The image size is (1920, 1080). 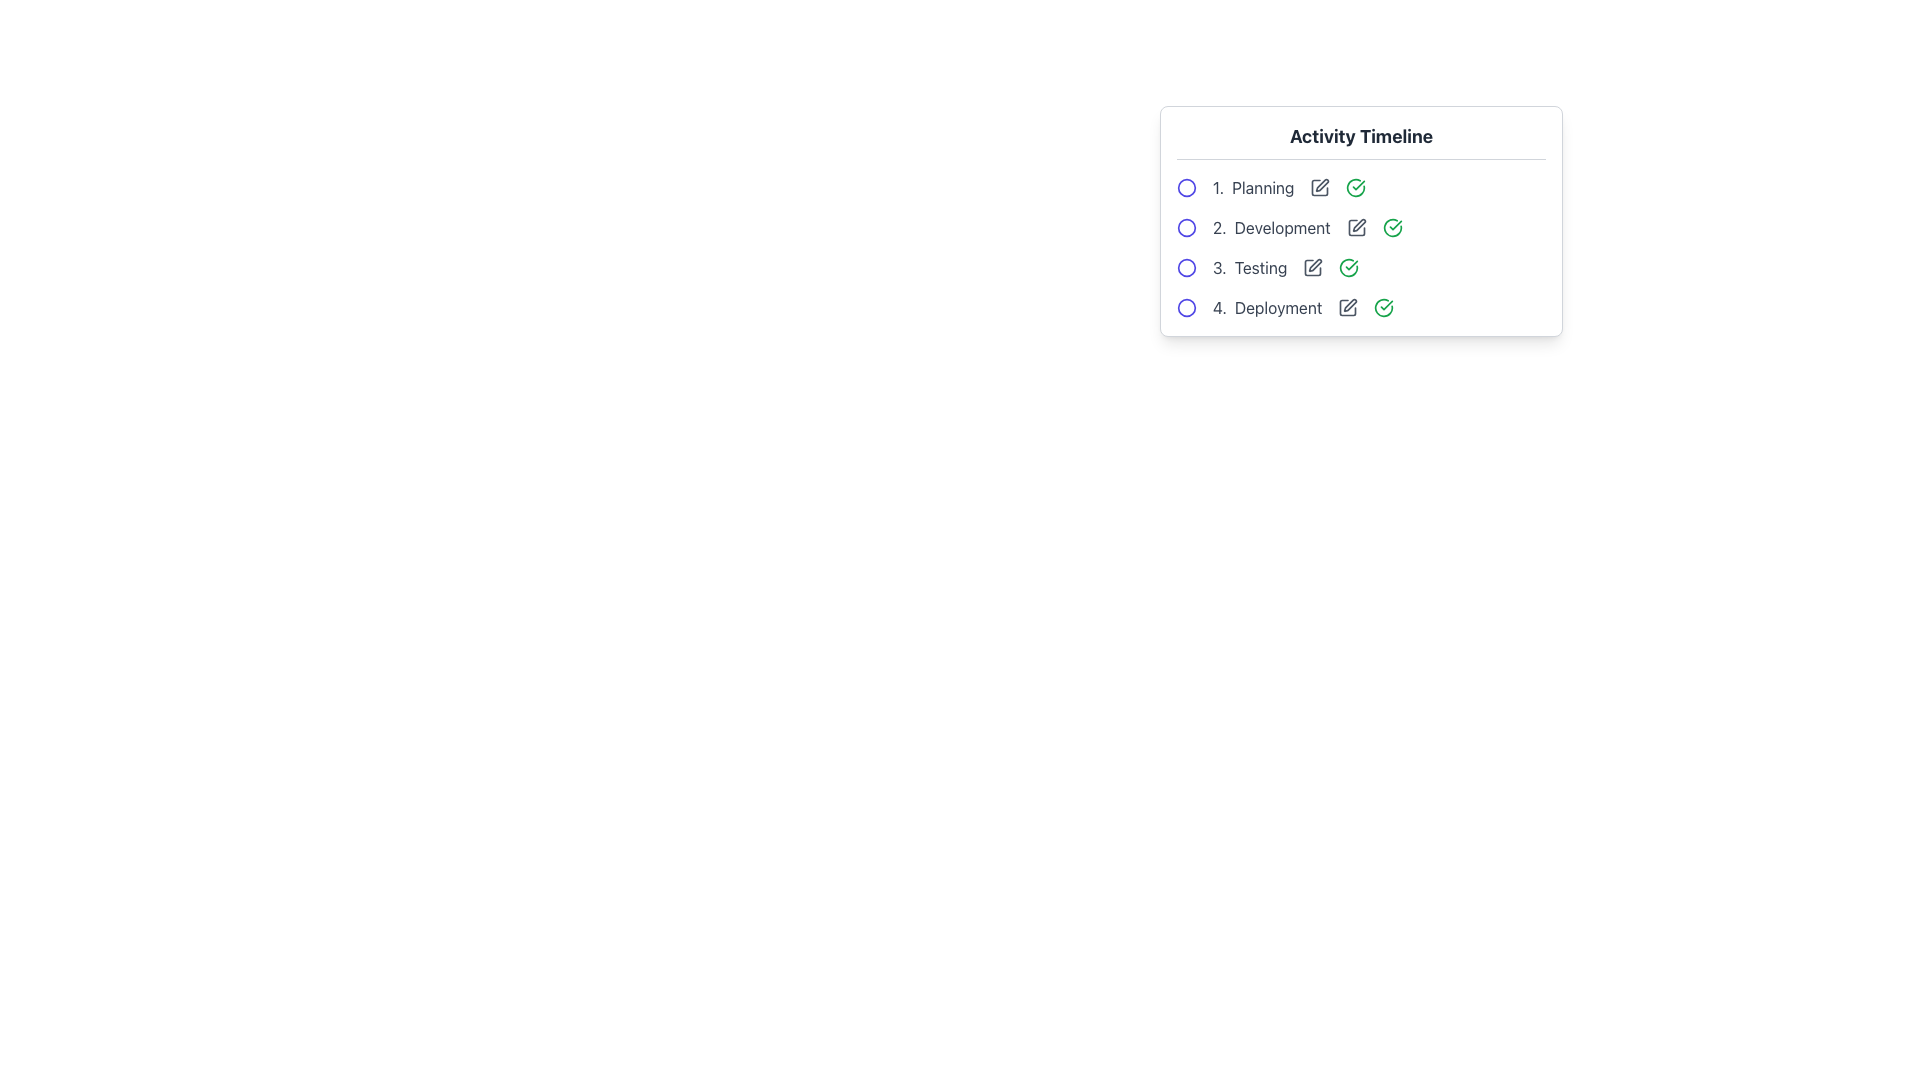 I want to click on the text label for the fourth entry in the 'Activity Timeline', labeled '4. Deployment', which is positioned below the entries 'Planning', 'Development', and 'Testing', so click(x=1277, y=308).